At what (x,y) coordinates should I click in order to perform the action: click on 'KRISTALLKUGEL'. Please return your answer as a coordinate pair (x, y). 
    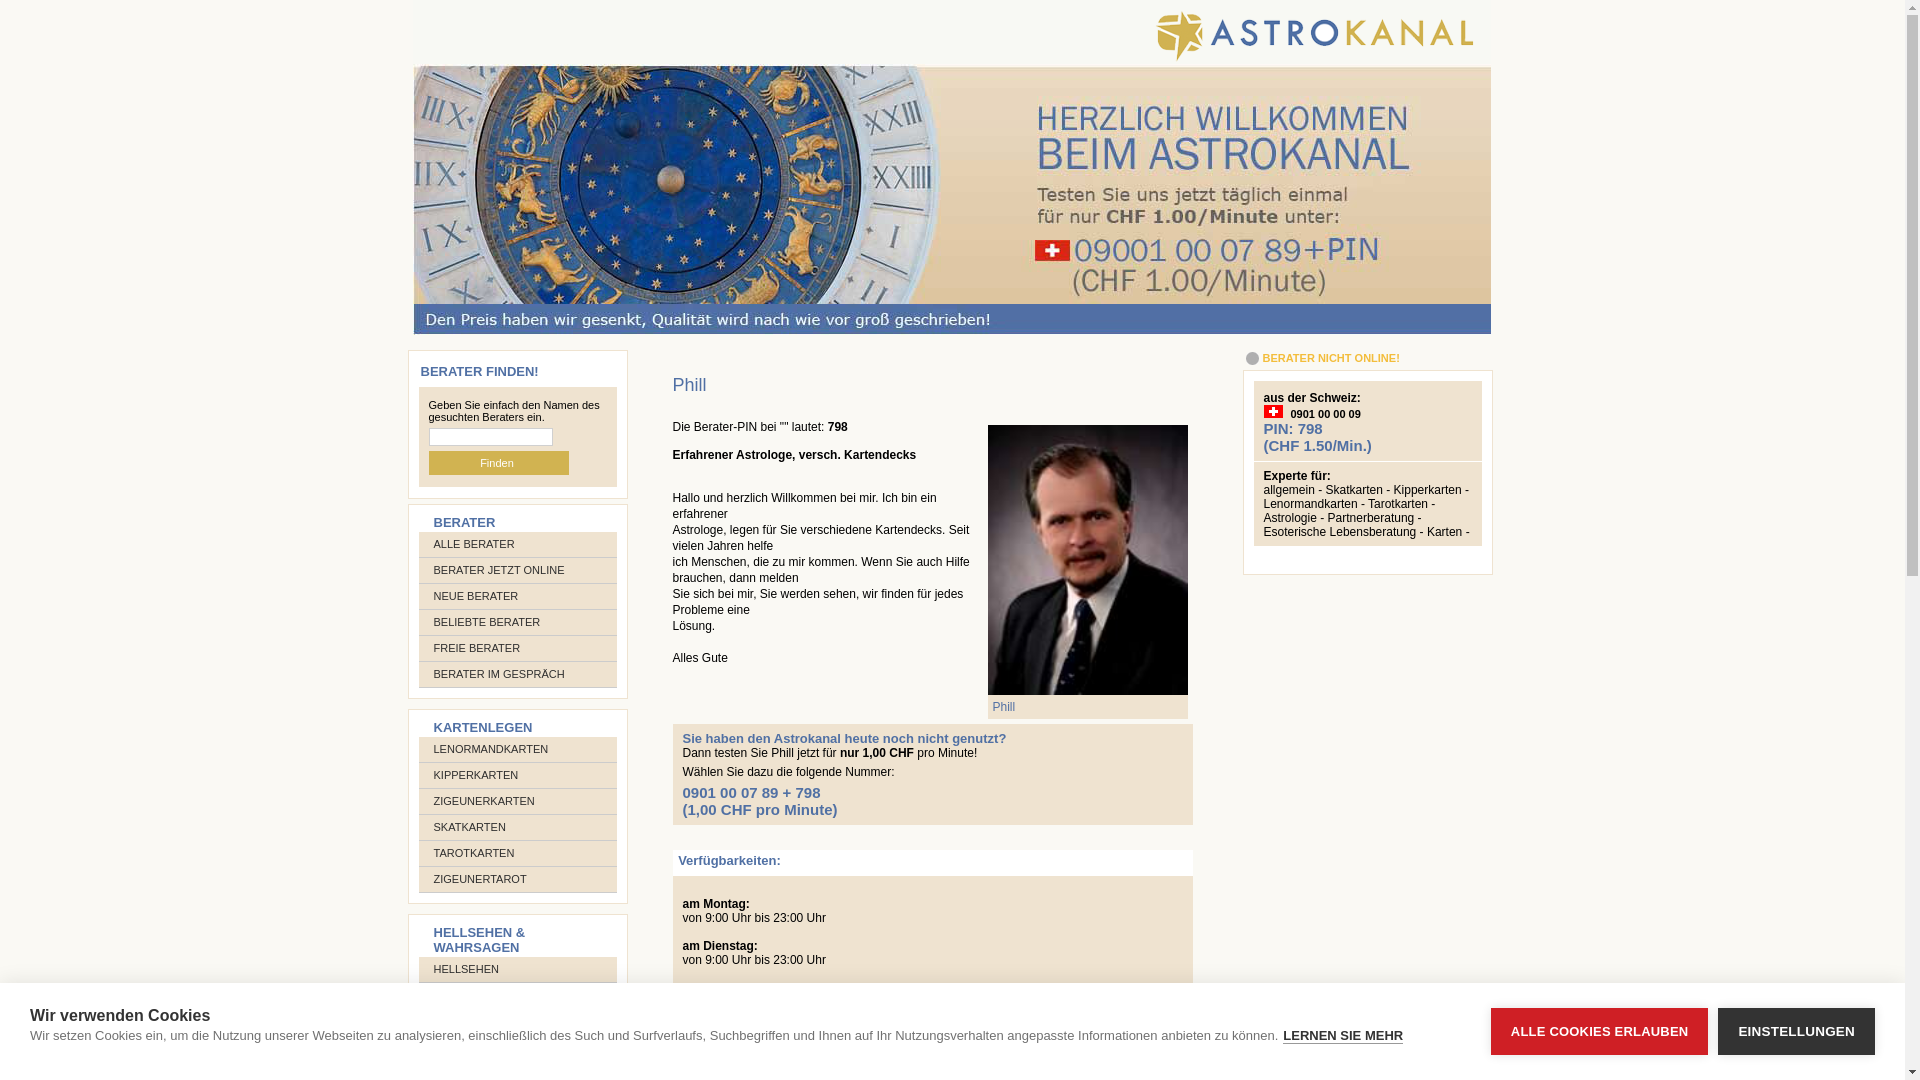
    Looking at the image, I should click on (432, 1045).